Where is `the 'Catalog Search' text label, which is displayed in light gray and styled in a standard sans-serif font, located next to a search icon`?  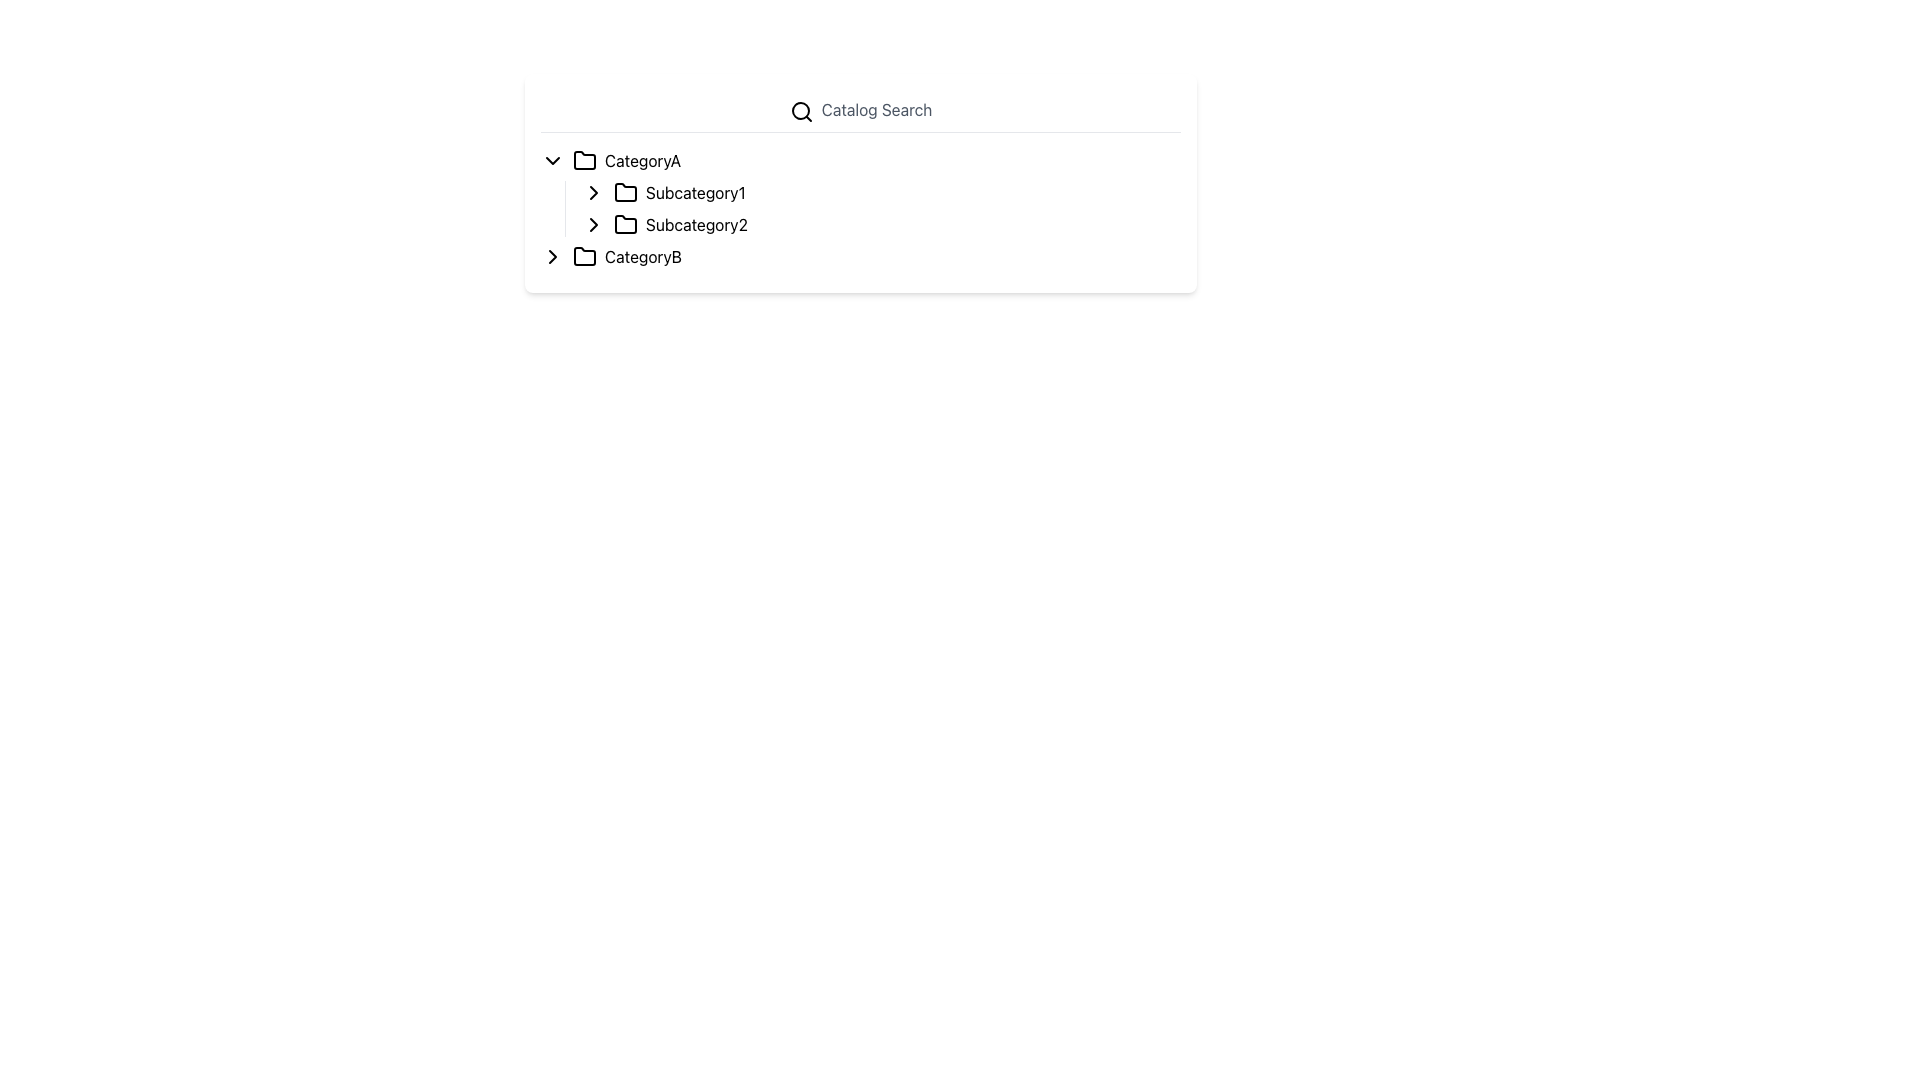 the 'Catalog Search' text label, which is displayed in light gray and styled in a standard sans-serif font, located next to a search icon is located at coordinates (877, 110).